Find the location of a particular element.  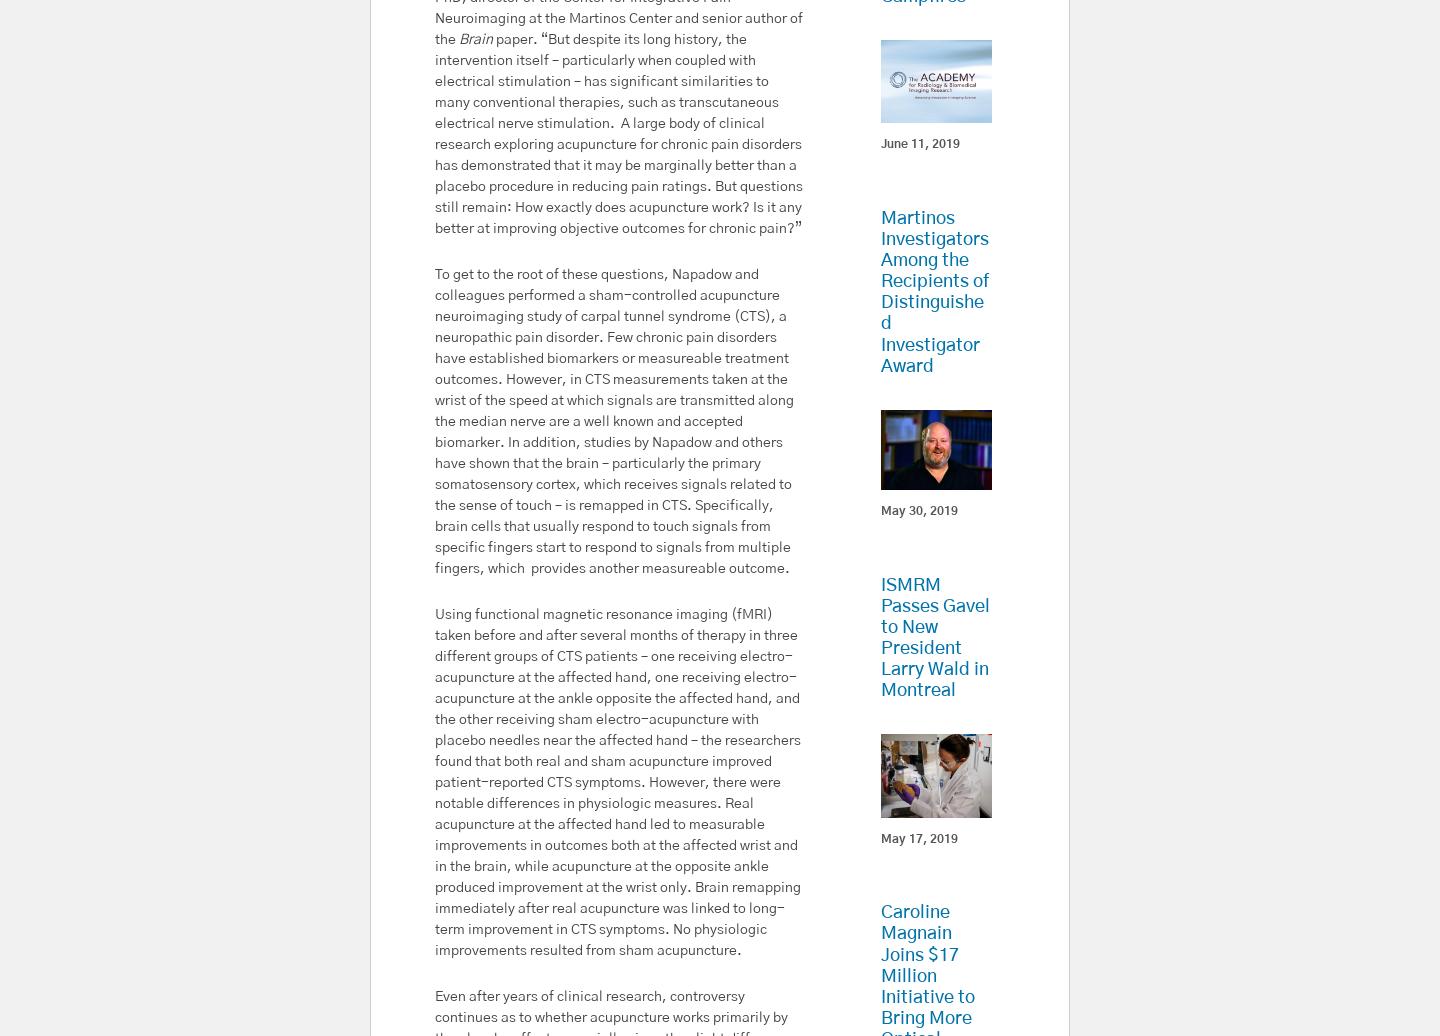

'To get to the root of these questions, Napadow and colleagues performed a sham-controlled acupuncture neuroimaging study of carpal tunnel syndrome (CTS), a neuropathic pain disorder. Few chronic pain disorders have established biomarkers or measureable treatment outcomes. However, in CTS measurements taken at the wrist of the speed at which signals are transmitted along the median nerve are a well known and accepted biomarker. In addition, studies by Napadow and others have shown that the brain – particularly the primary somatosensory cortex, which receives signals related to the sense of touch – is remapped in CTS. Specifically, brain cells that usually respond to touch signals from specific fingers start to respond to signals from multiple fingers, which  provides another measureable outcome.' is located at coordinates (613, 421).